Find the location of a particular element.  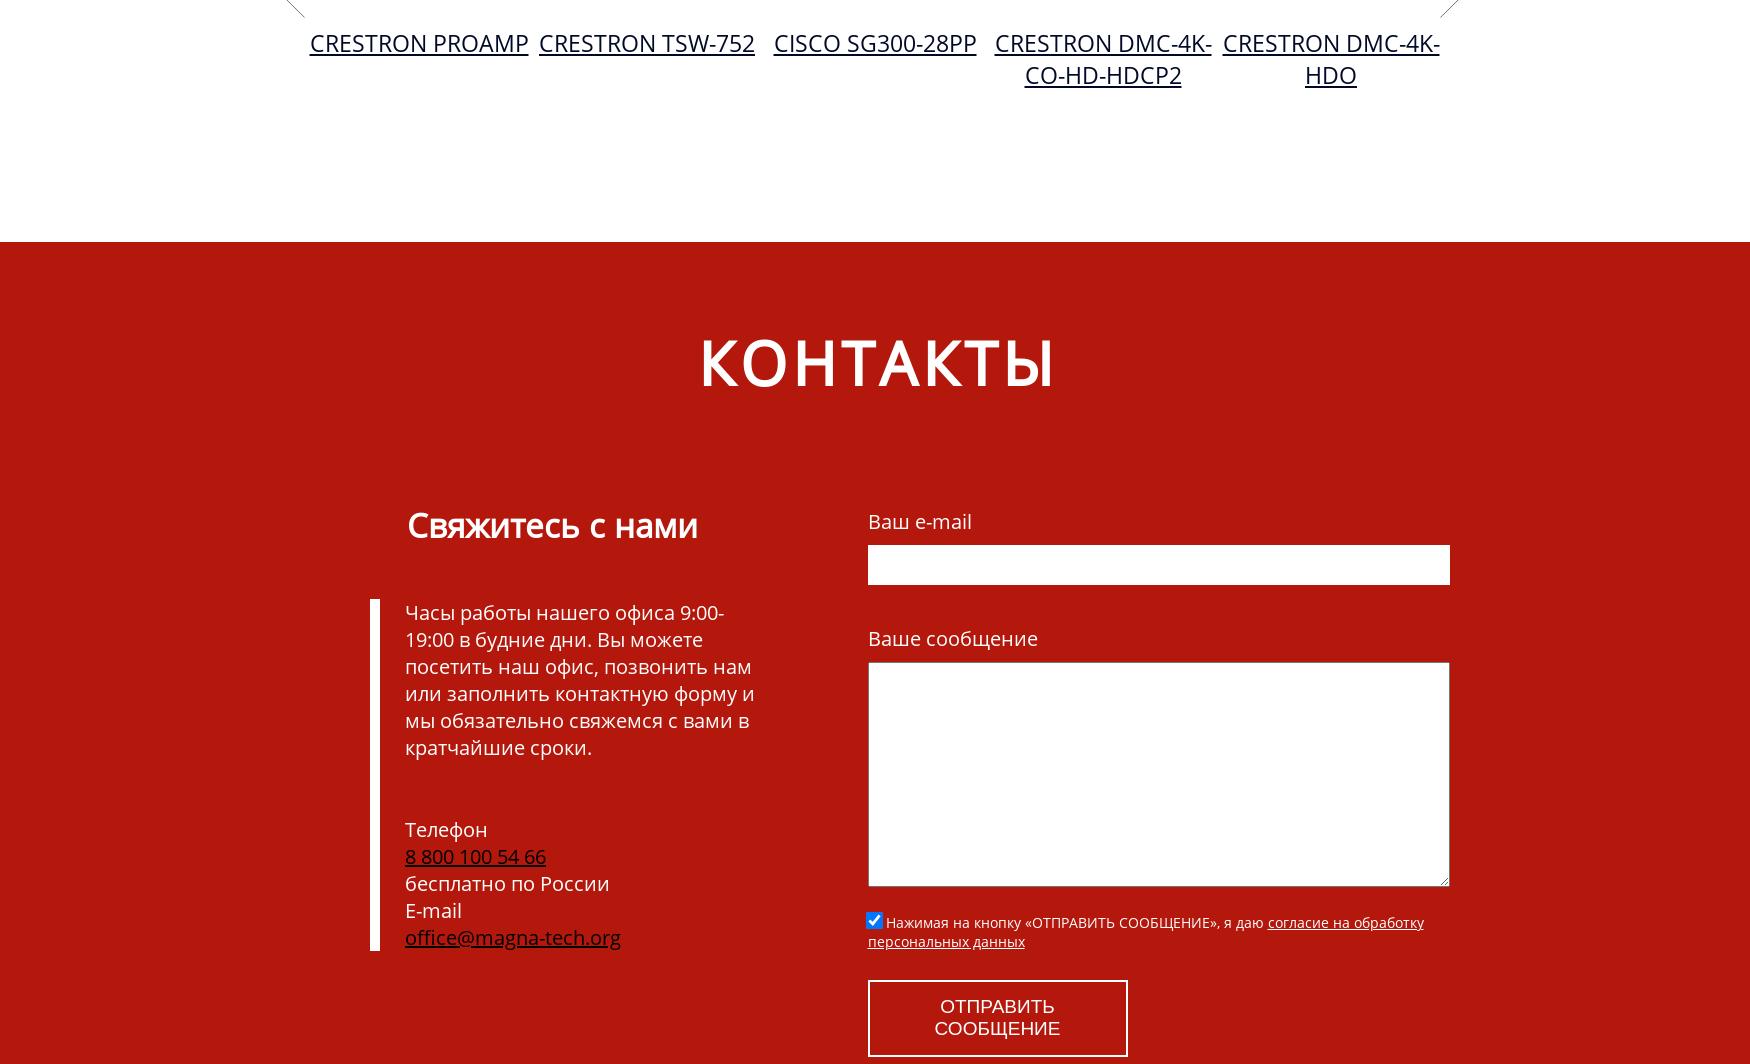

'Crestron DMC-4K-HDO' is located at coordinates (1330, 59).